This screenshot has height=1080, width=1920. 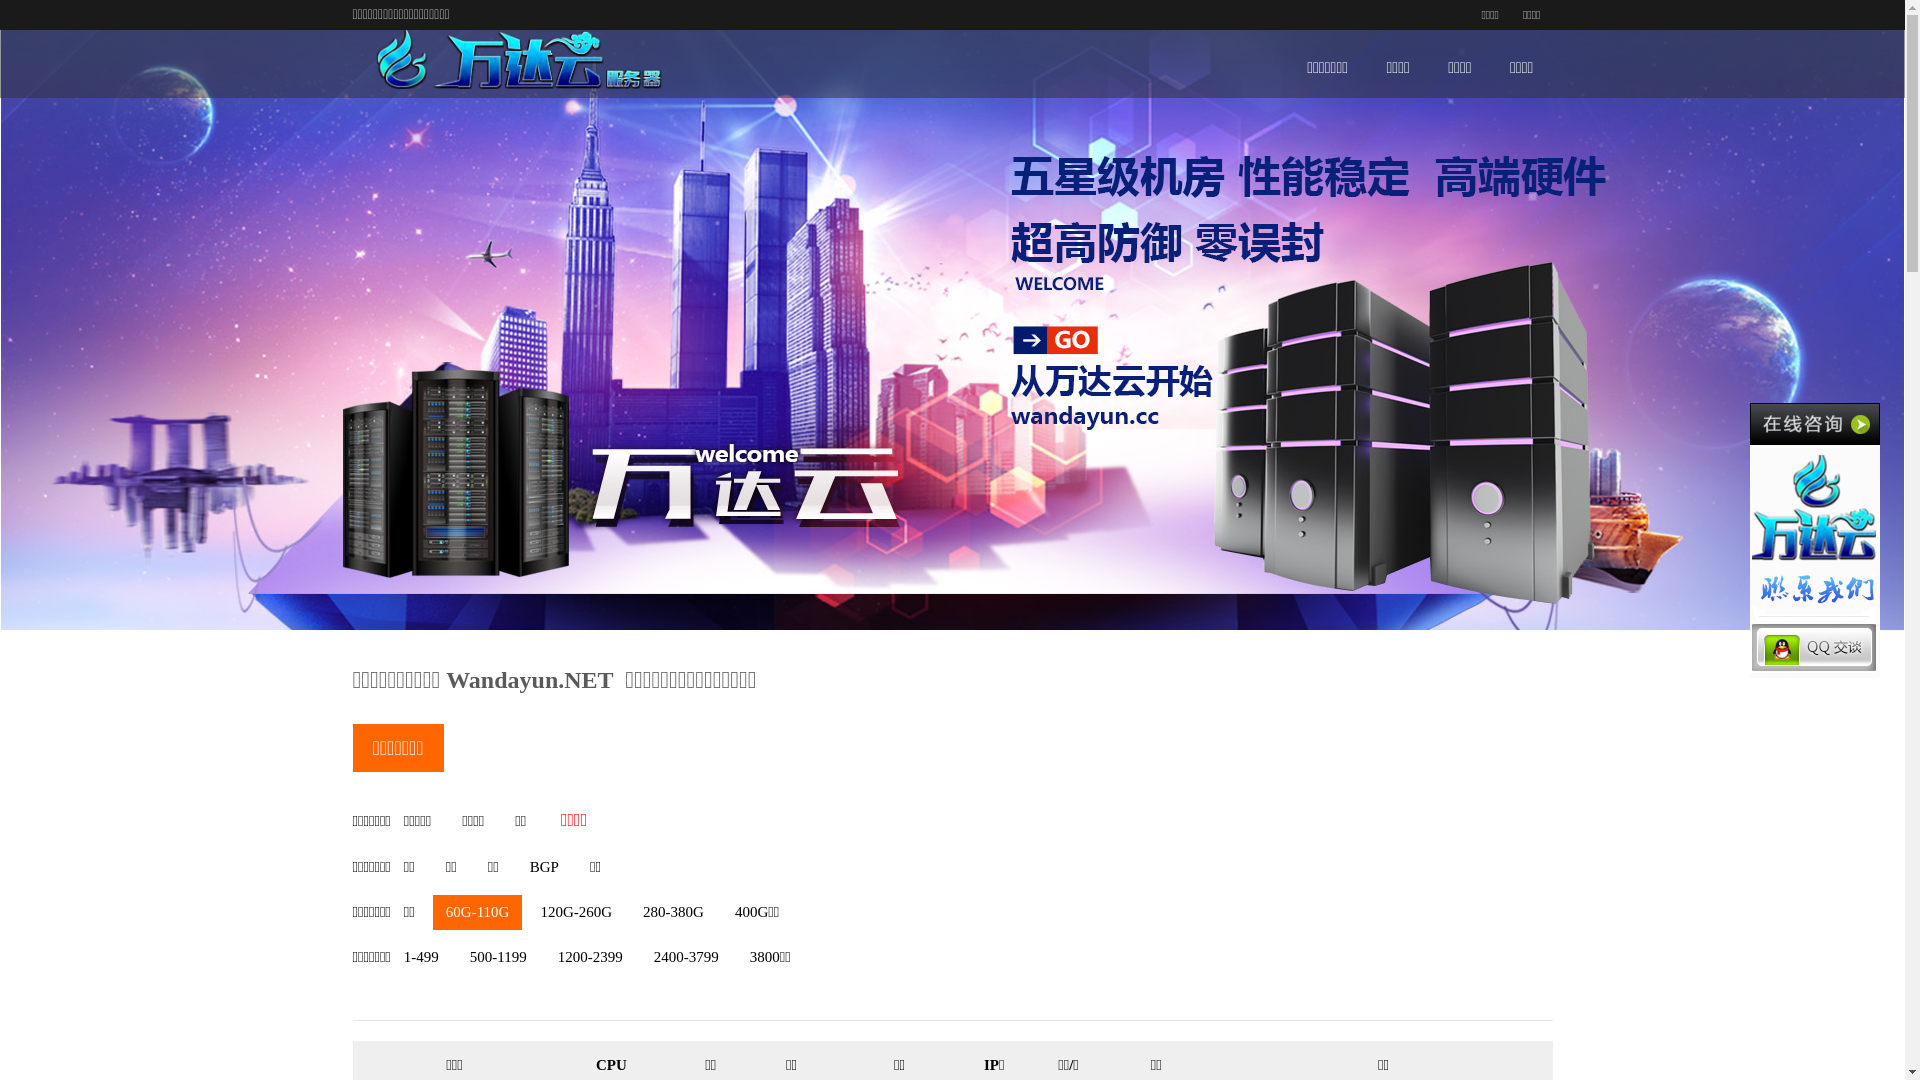 What do you see at coordinates (544, 866) in the screenshot?
I see `'BGP'` at bounding box center [544, 866].